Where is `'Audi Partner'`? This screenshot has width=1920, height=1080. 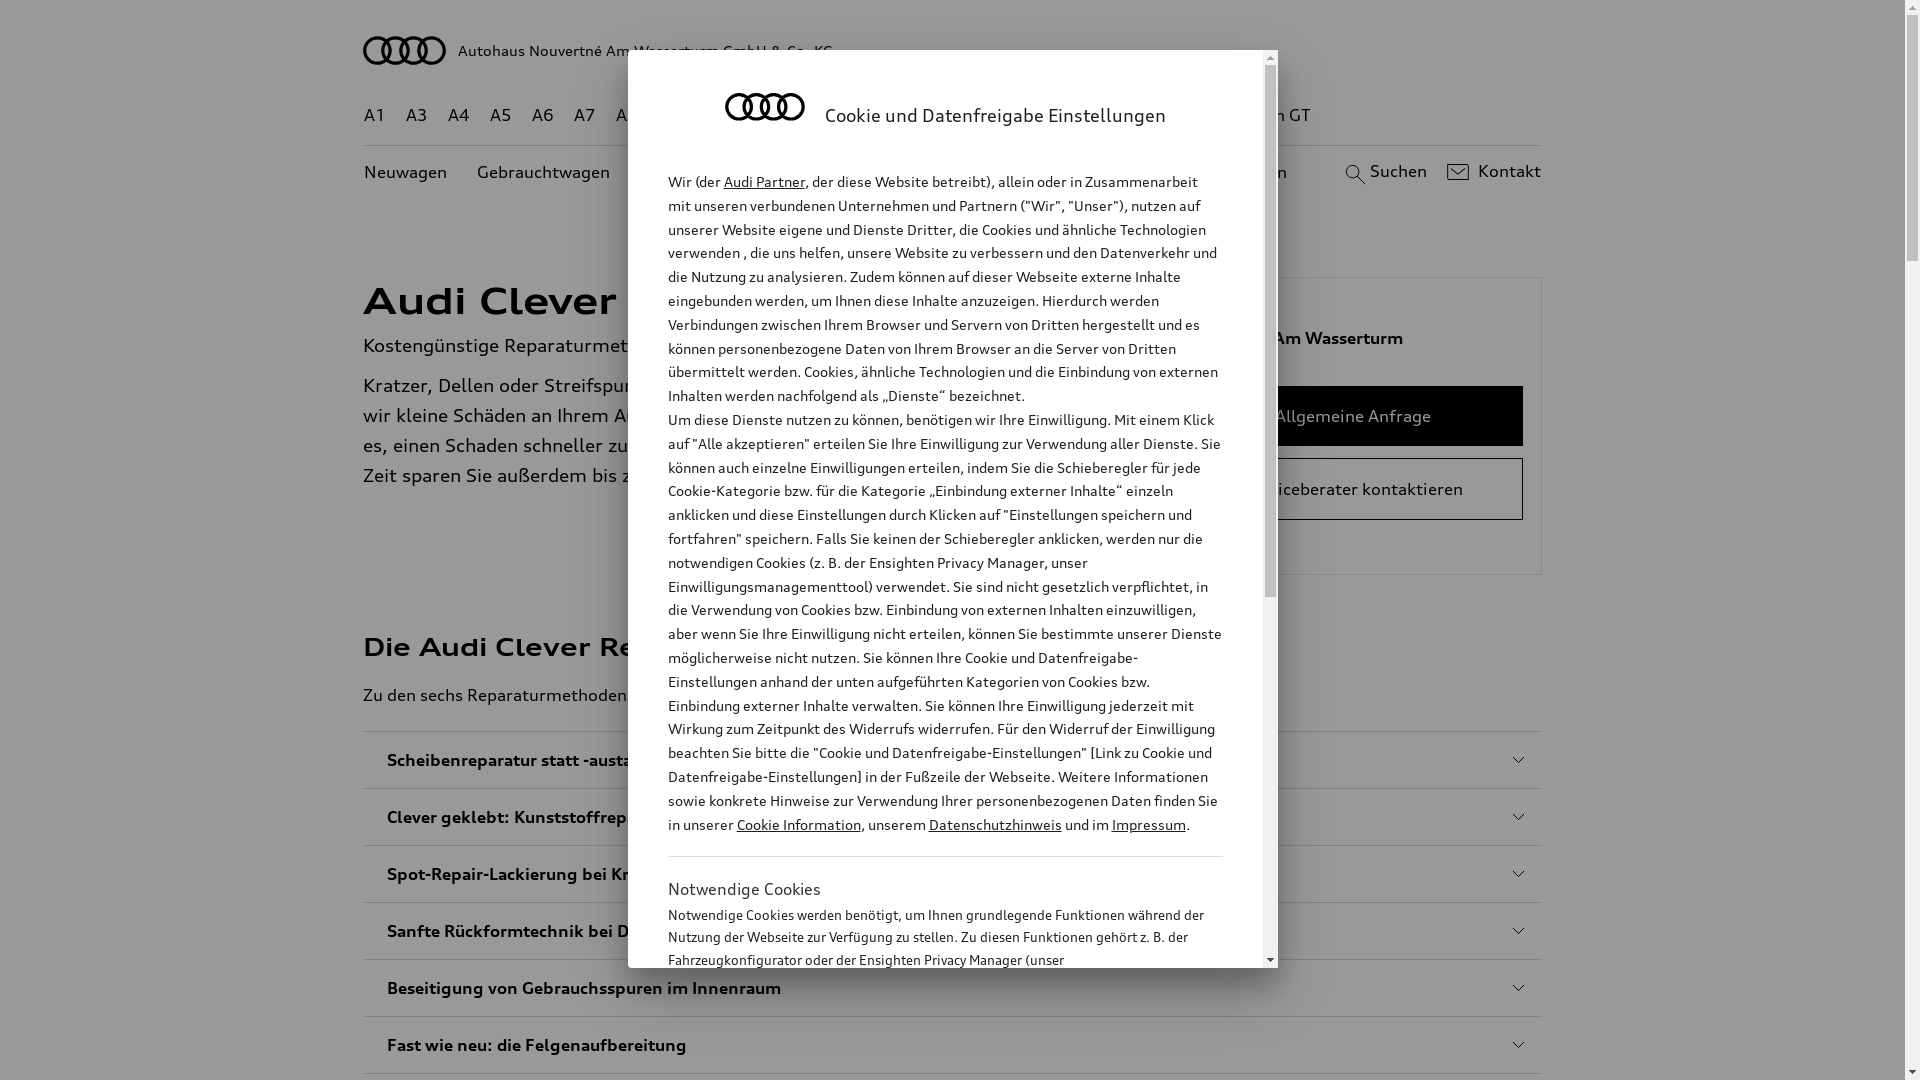
'Audi Partner' is located at coordinates (763, 181).